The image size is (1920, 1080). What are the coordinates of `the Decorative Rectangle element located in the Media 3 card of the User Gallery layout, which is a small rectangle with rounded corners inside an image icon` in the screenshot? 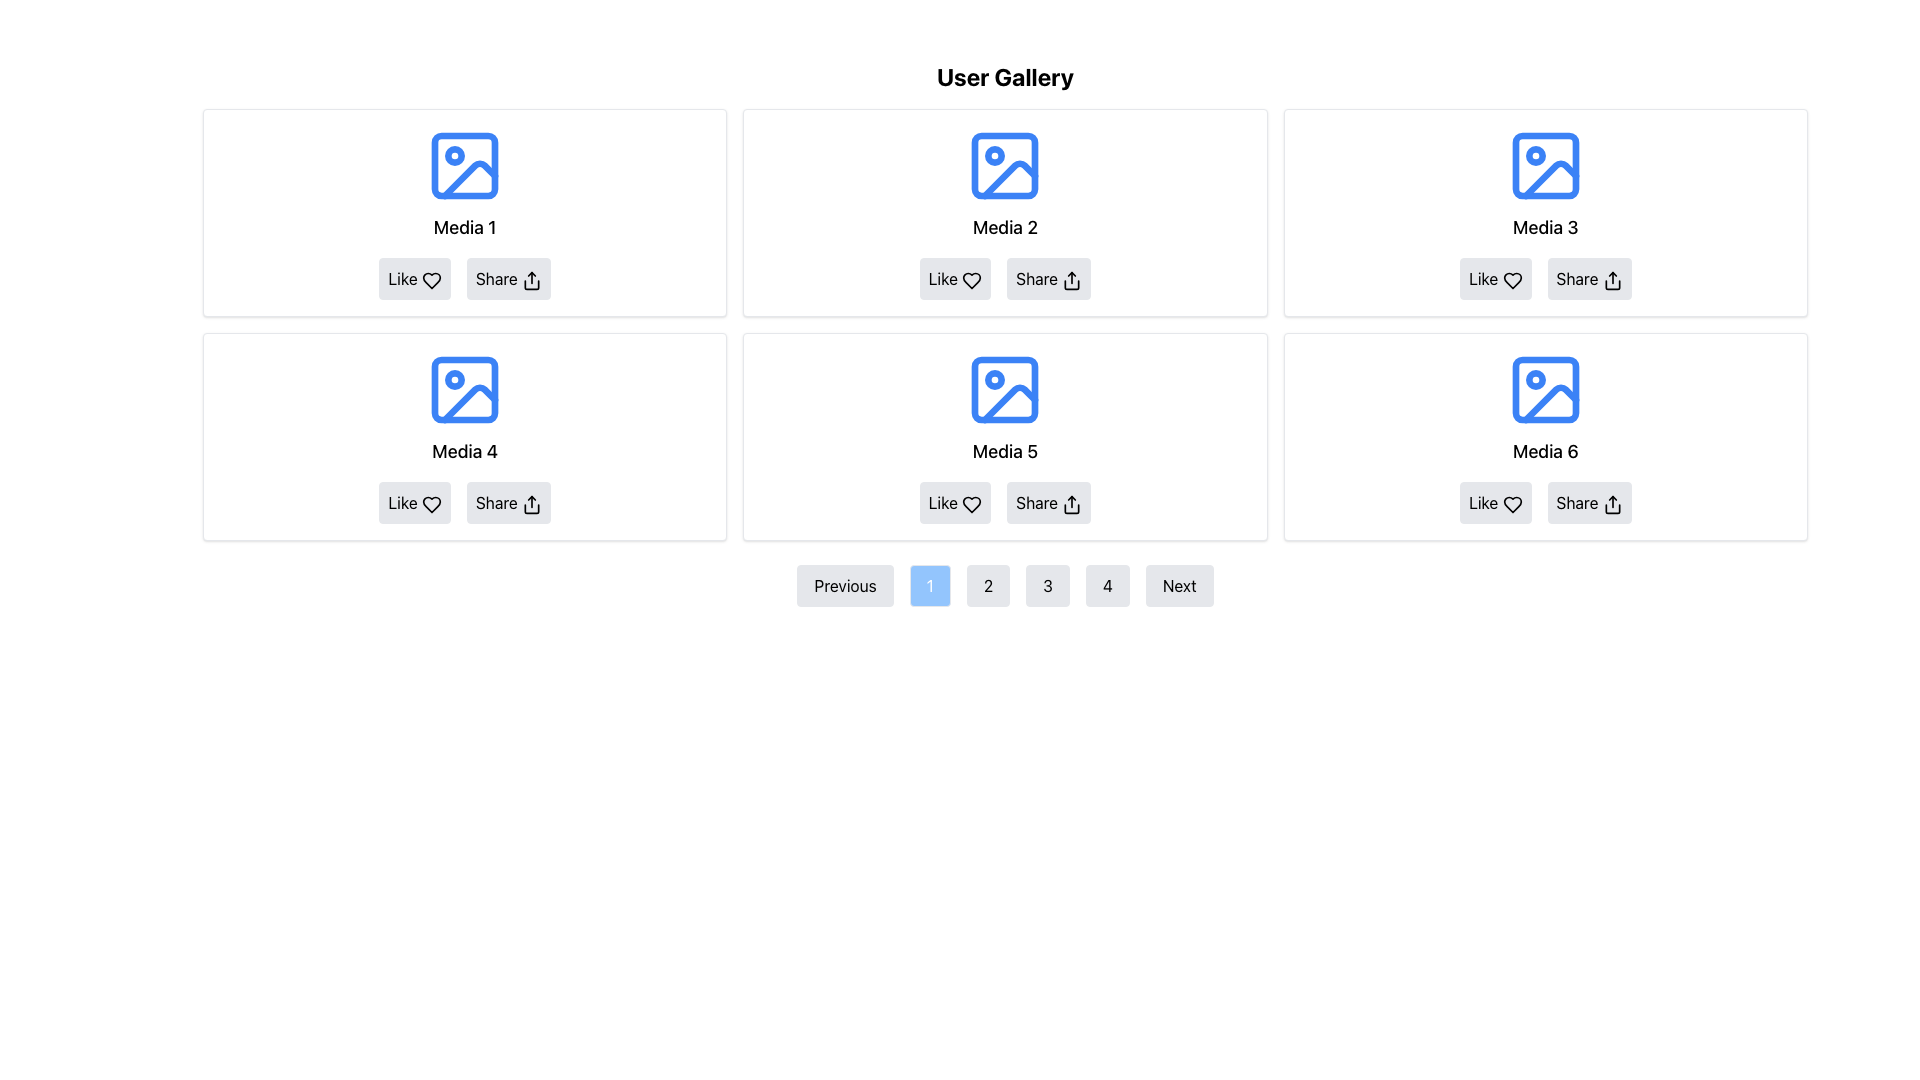 It's located at (1544, 164).